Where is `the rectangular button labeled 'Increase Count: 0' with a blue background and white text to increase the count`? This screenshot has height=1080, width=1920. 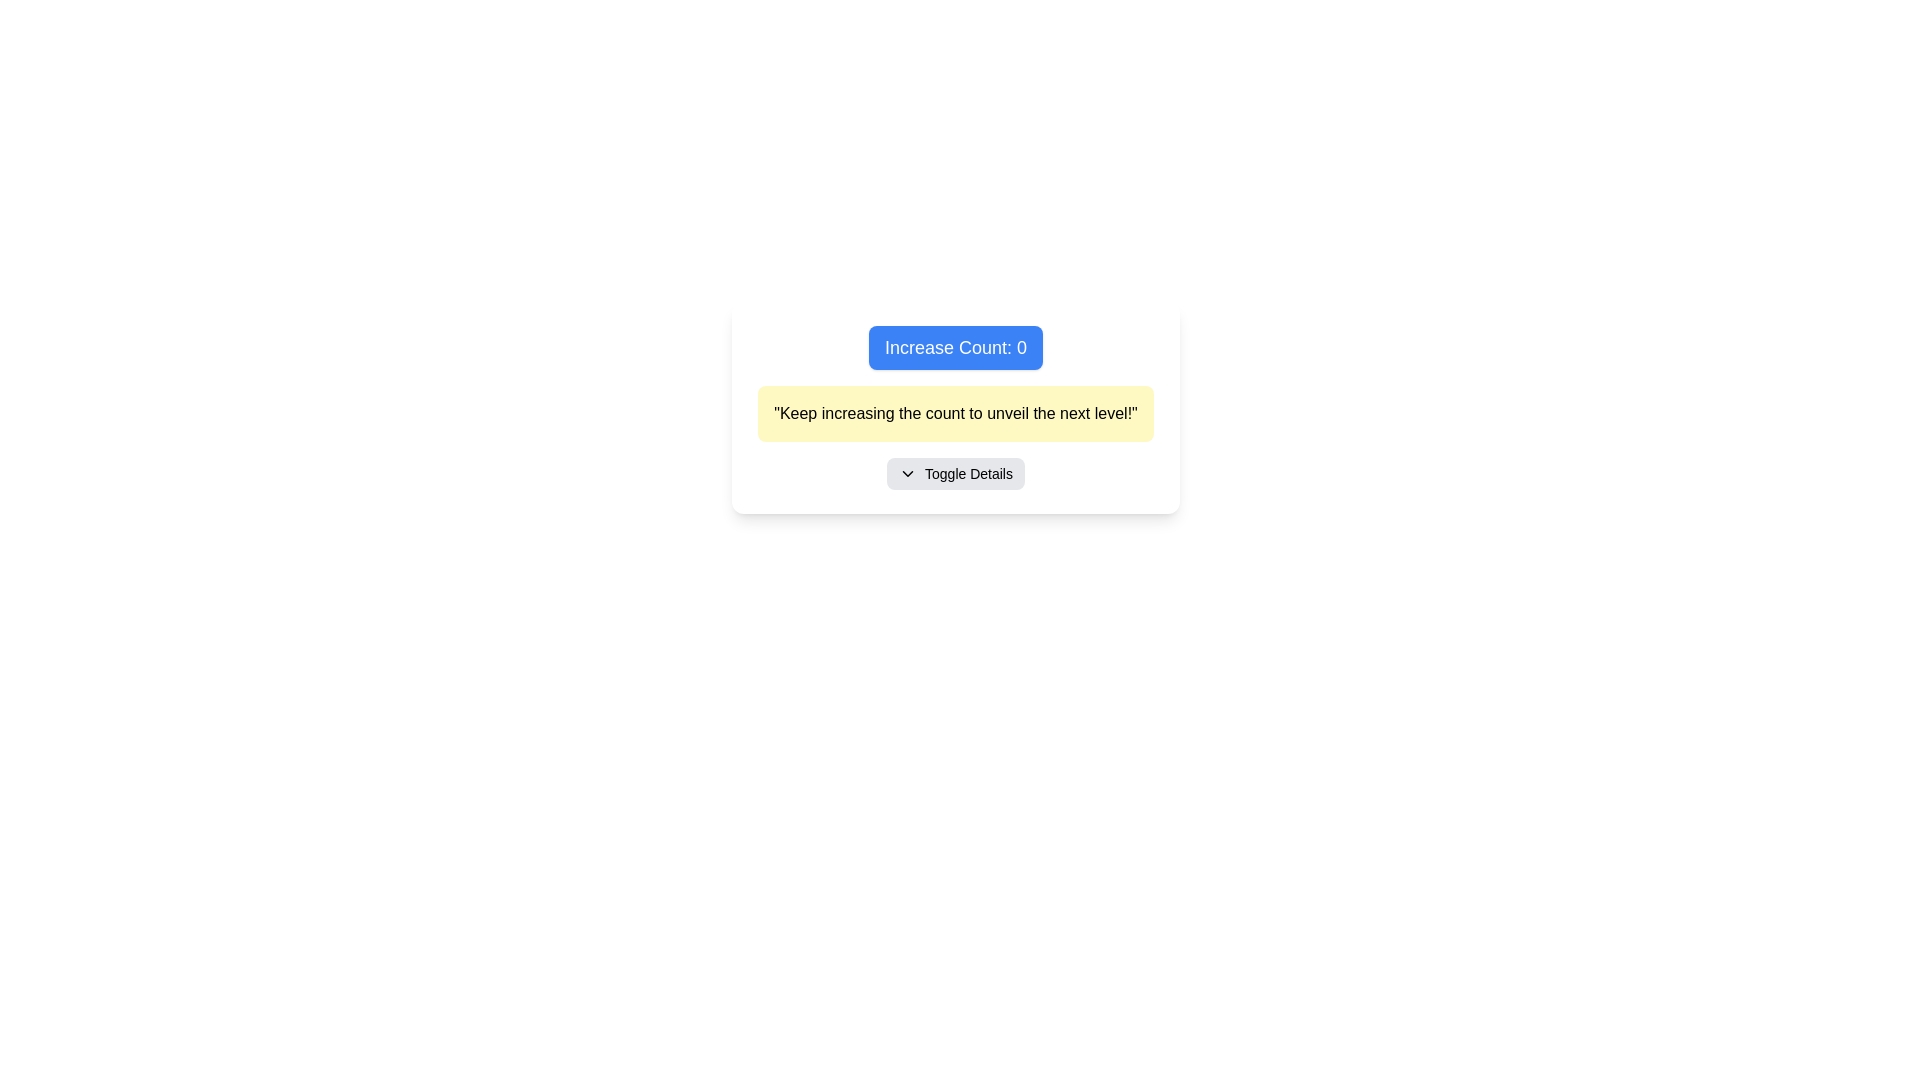 the rectangular button labeled 'Increase Count: 0' with a blue background and white text to increase the count is located at coordinates (954, 346).